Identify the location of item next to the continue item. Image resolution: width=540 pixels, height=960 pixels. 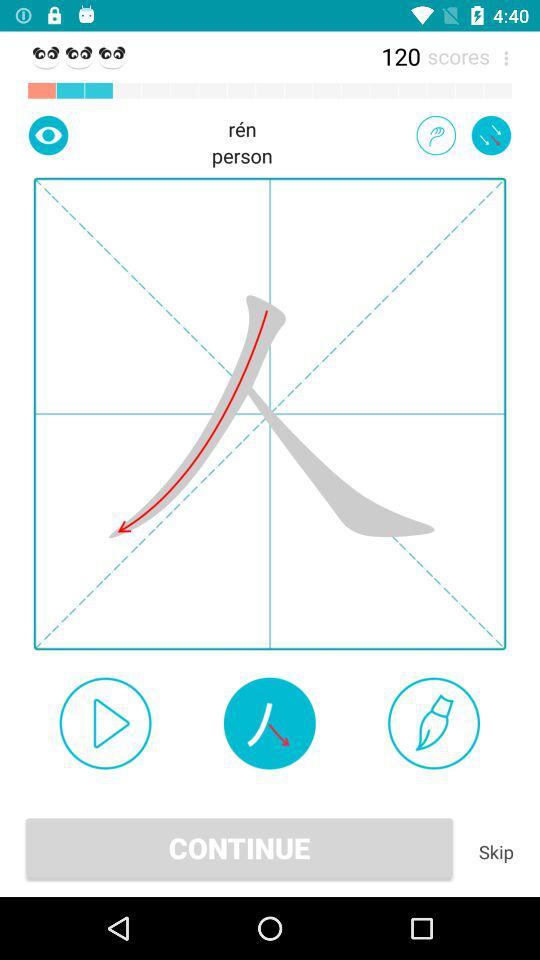
(495, 851).